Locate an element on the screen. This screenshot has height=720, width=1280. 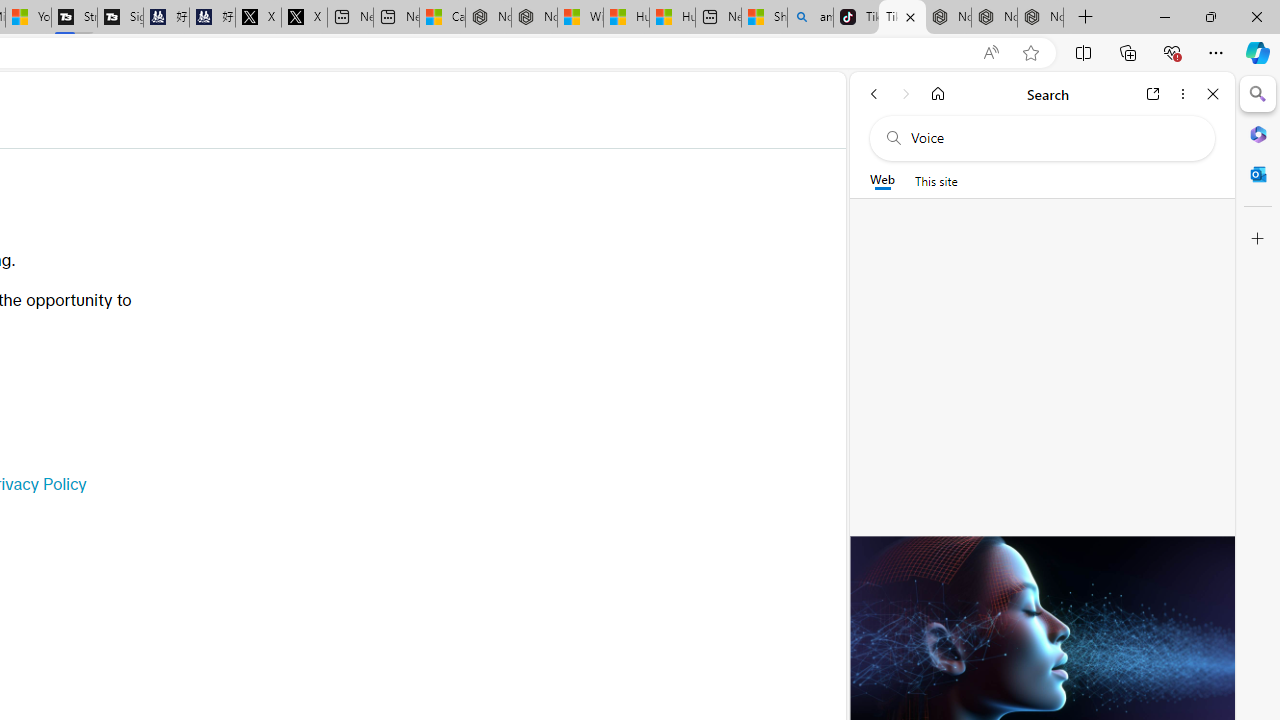
'Search the web' is located at coordinates (1051, 137).